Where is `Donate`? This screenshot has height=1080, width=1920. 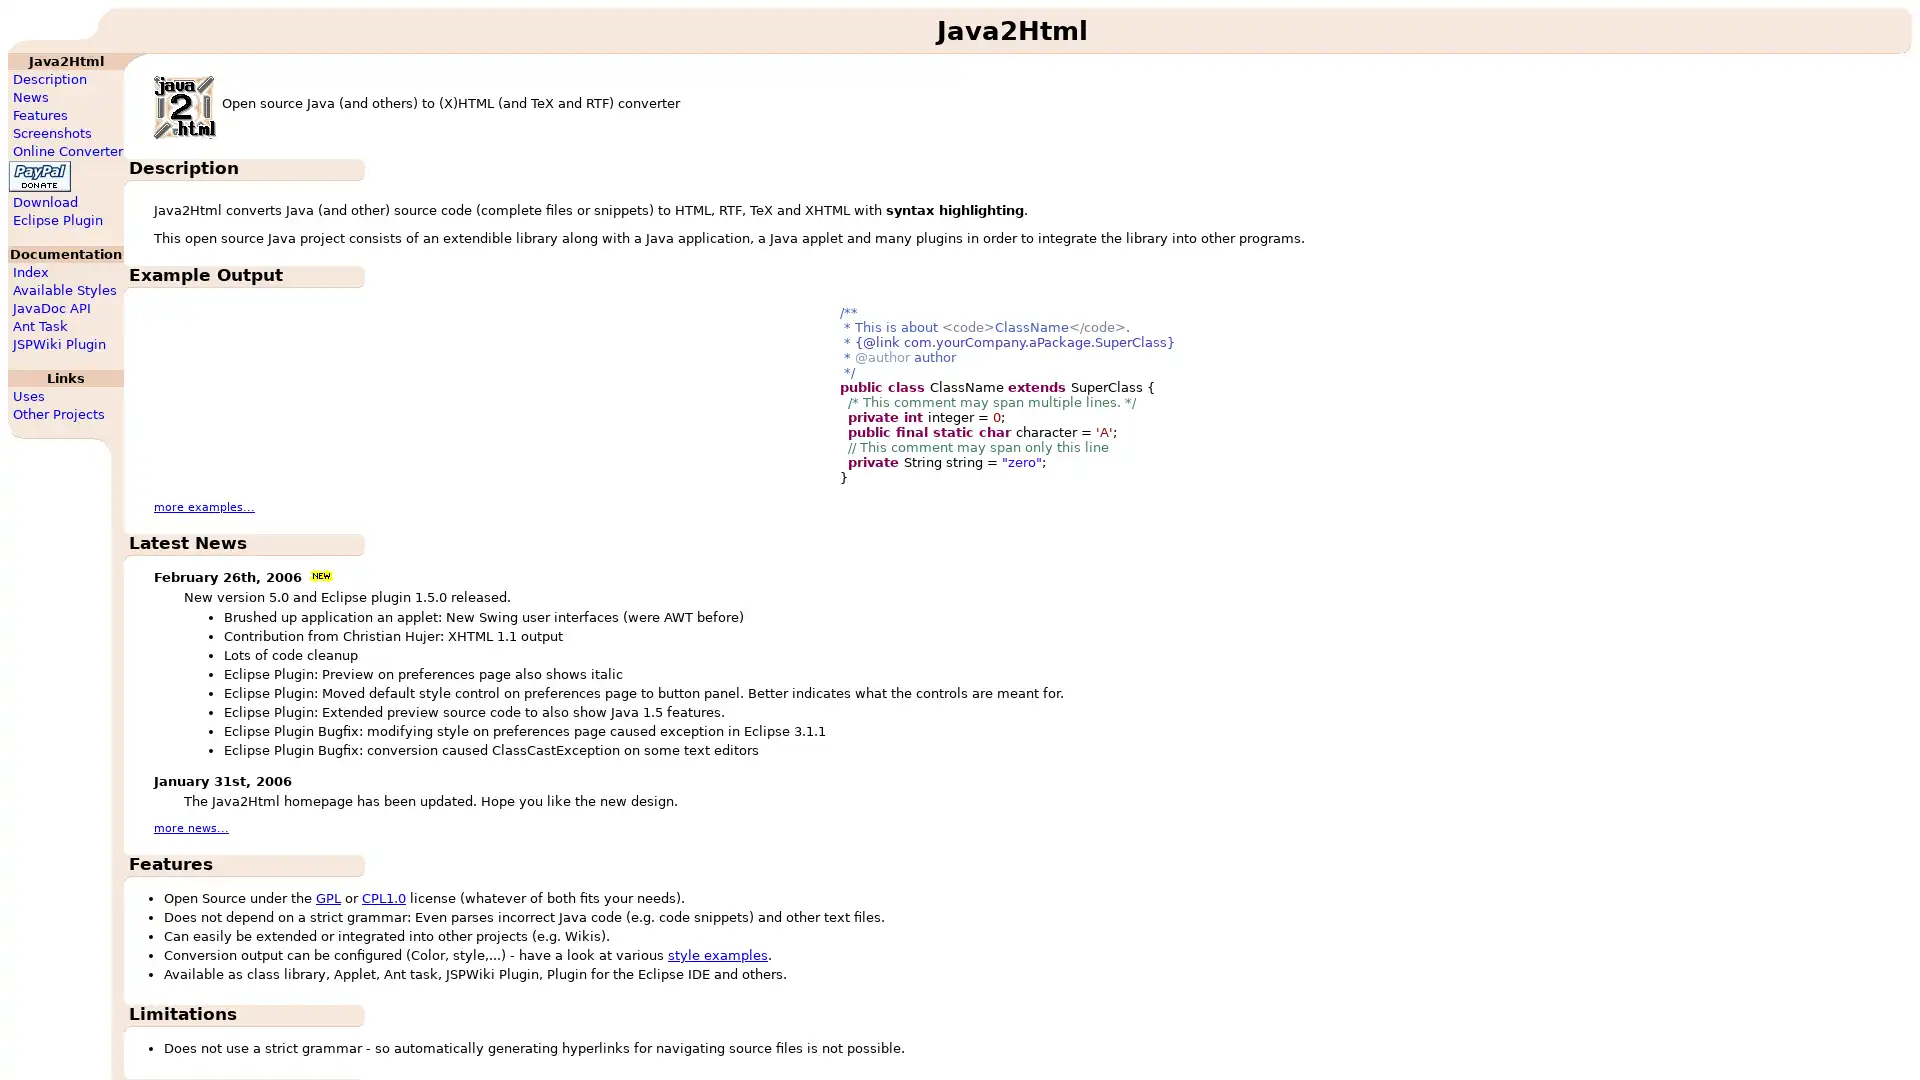 Donate is located at coordinates (39, 175).